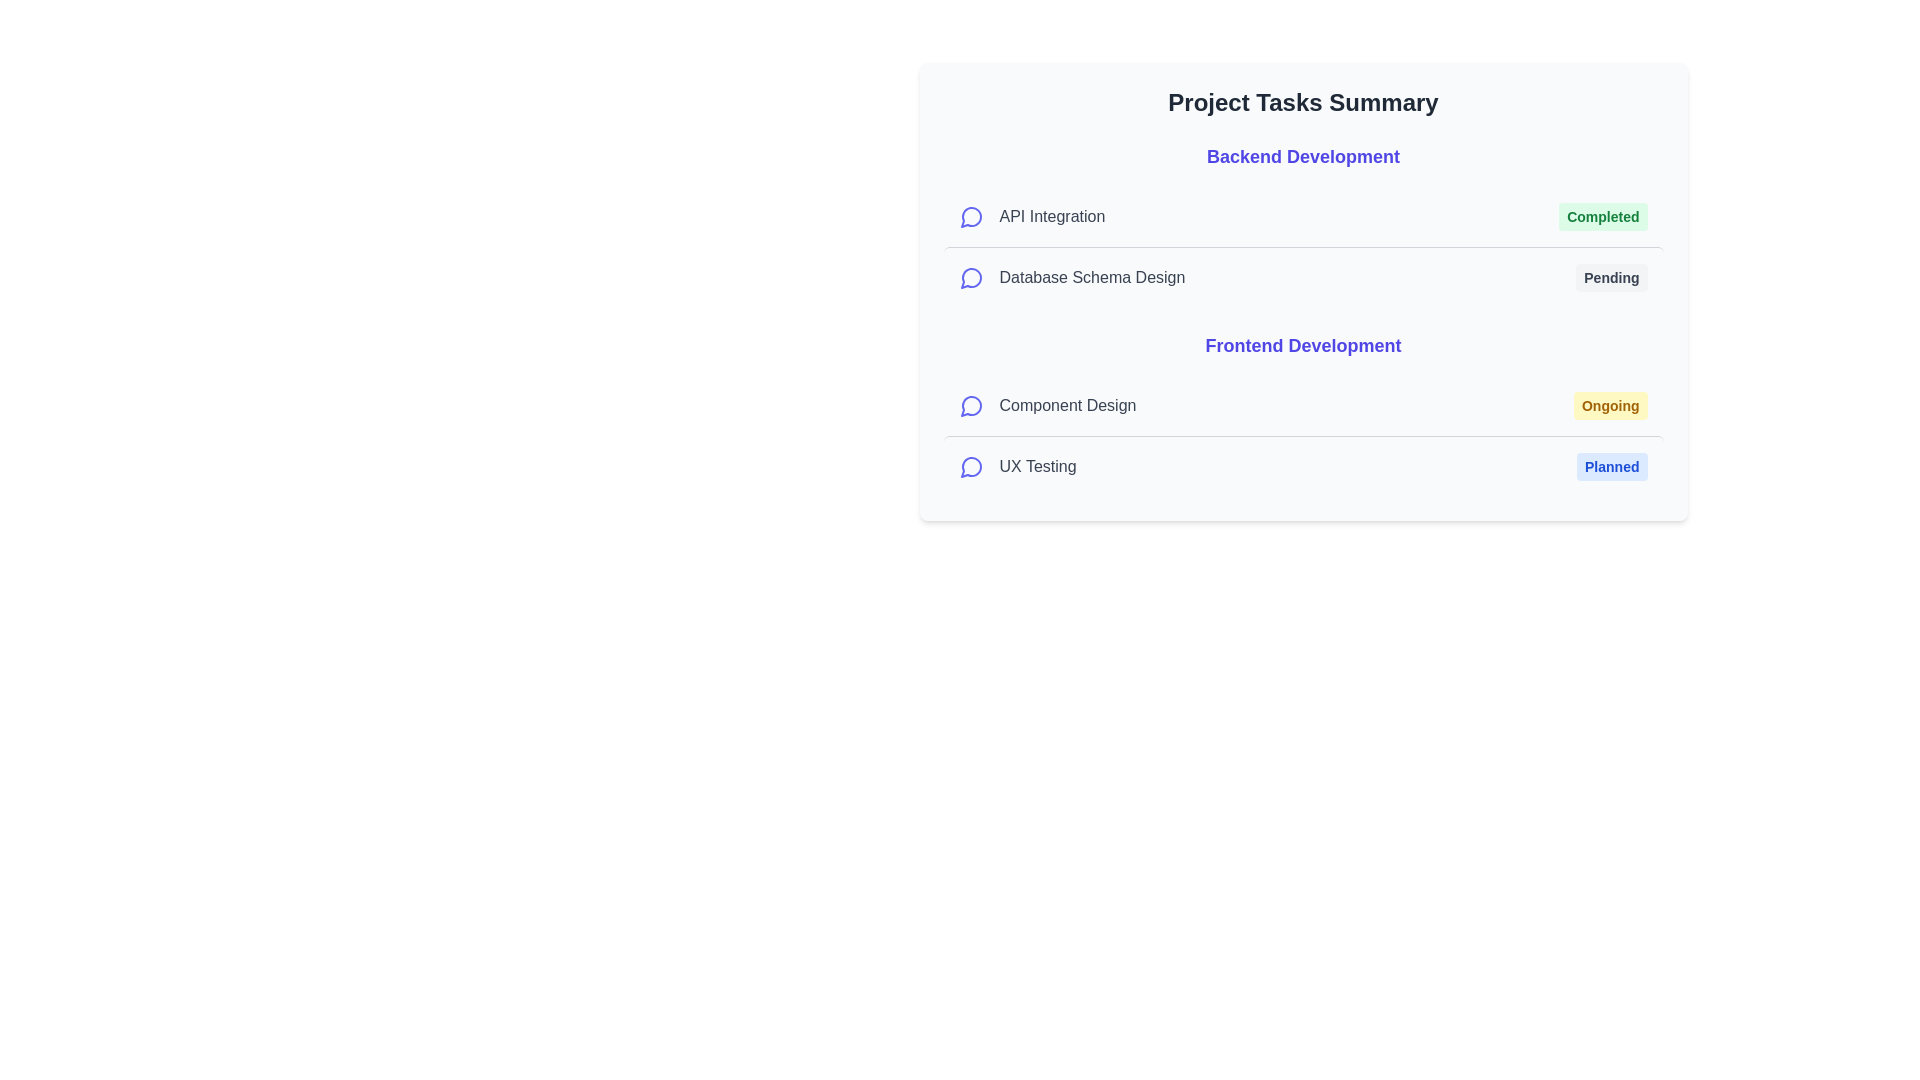 The image size is (1920, 1080). Describe the element at coordinates (1303, 405) in the screenshot. I see `the first task entry` at that location.